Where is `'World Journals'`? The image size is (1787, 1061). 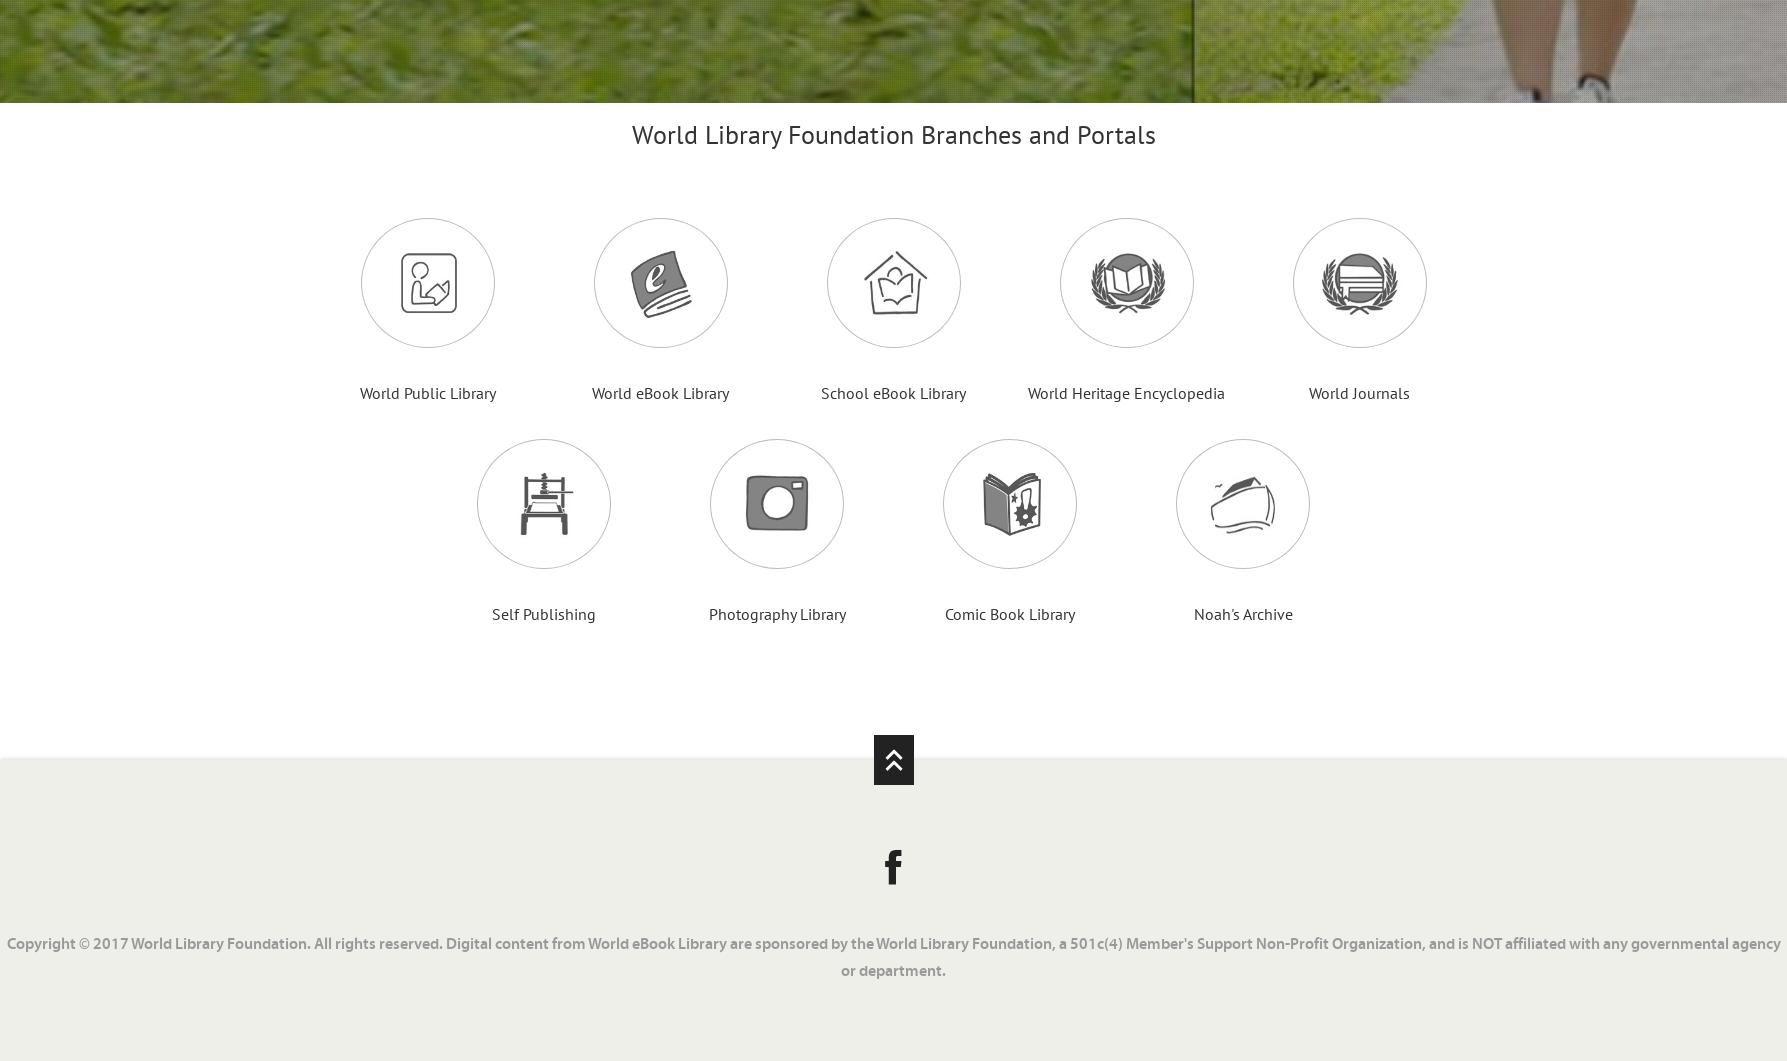 'World Journals' is located at coordinates (1358, 392).